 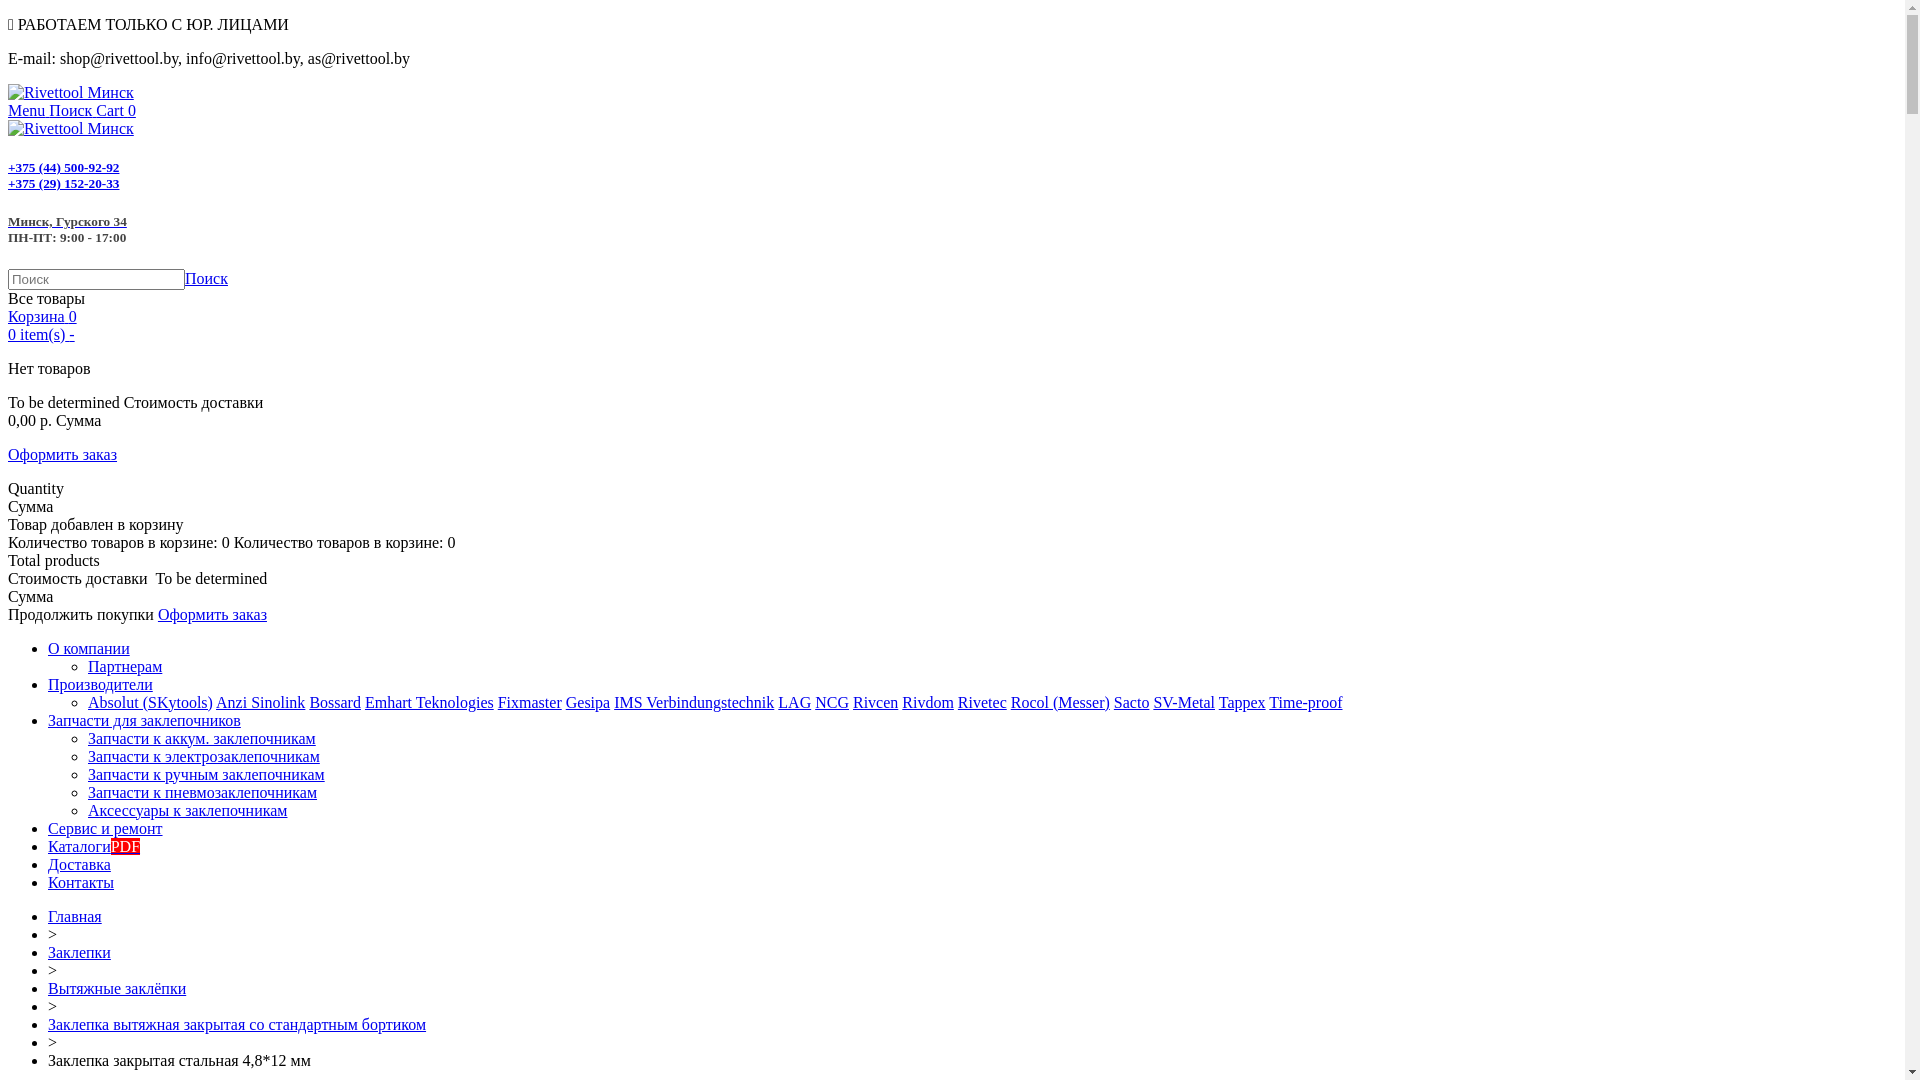 I want to click on 'Rivdom', so click(x=926, y=701).